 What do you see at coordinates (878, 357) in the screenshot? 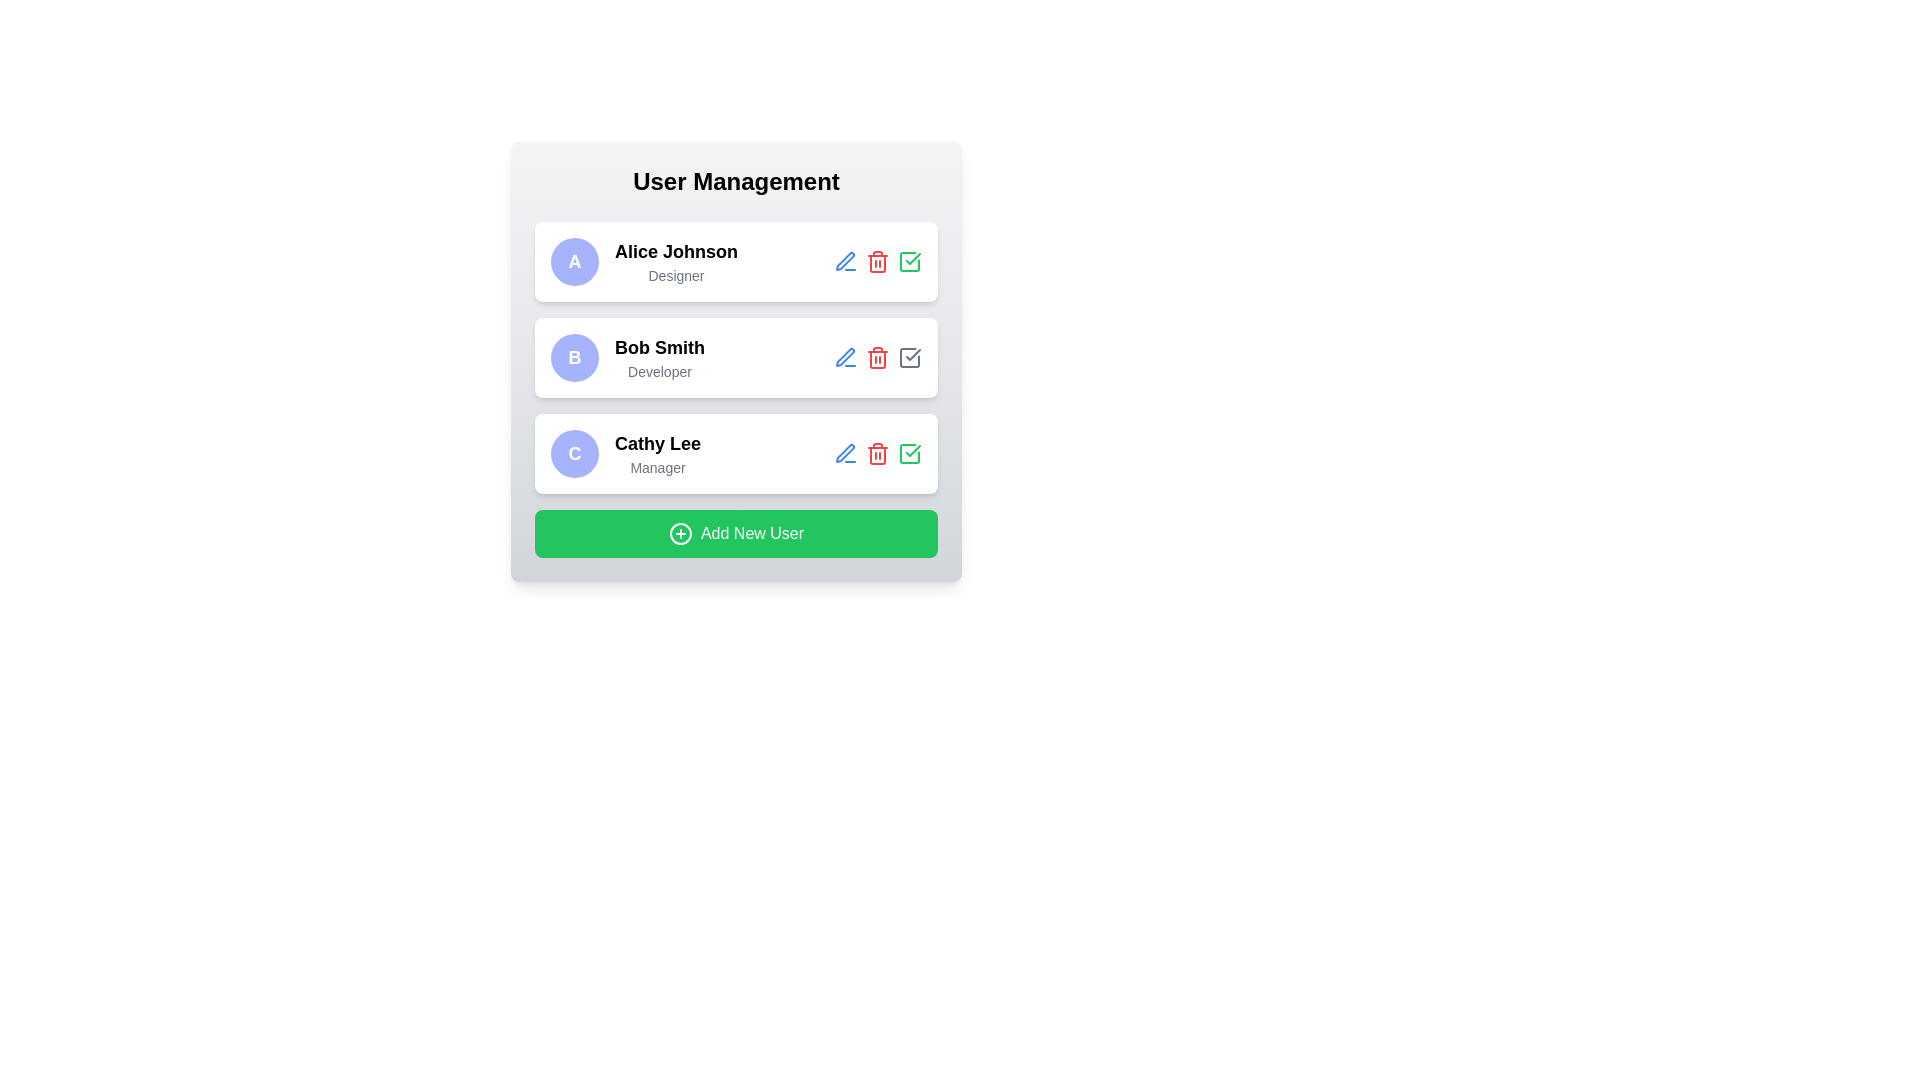
I see `the delete button (trash icon) located in the horizontal row of action icons next to the user's name and role` at bounding box center [878, 357].